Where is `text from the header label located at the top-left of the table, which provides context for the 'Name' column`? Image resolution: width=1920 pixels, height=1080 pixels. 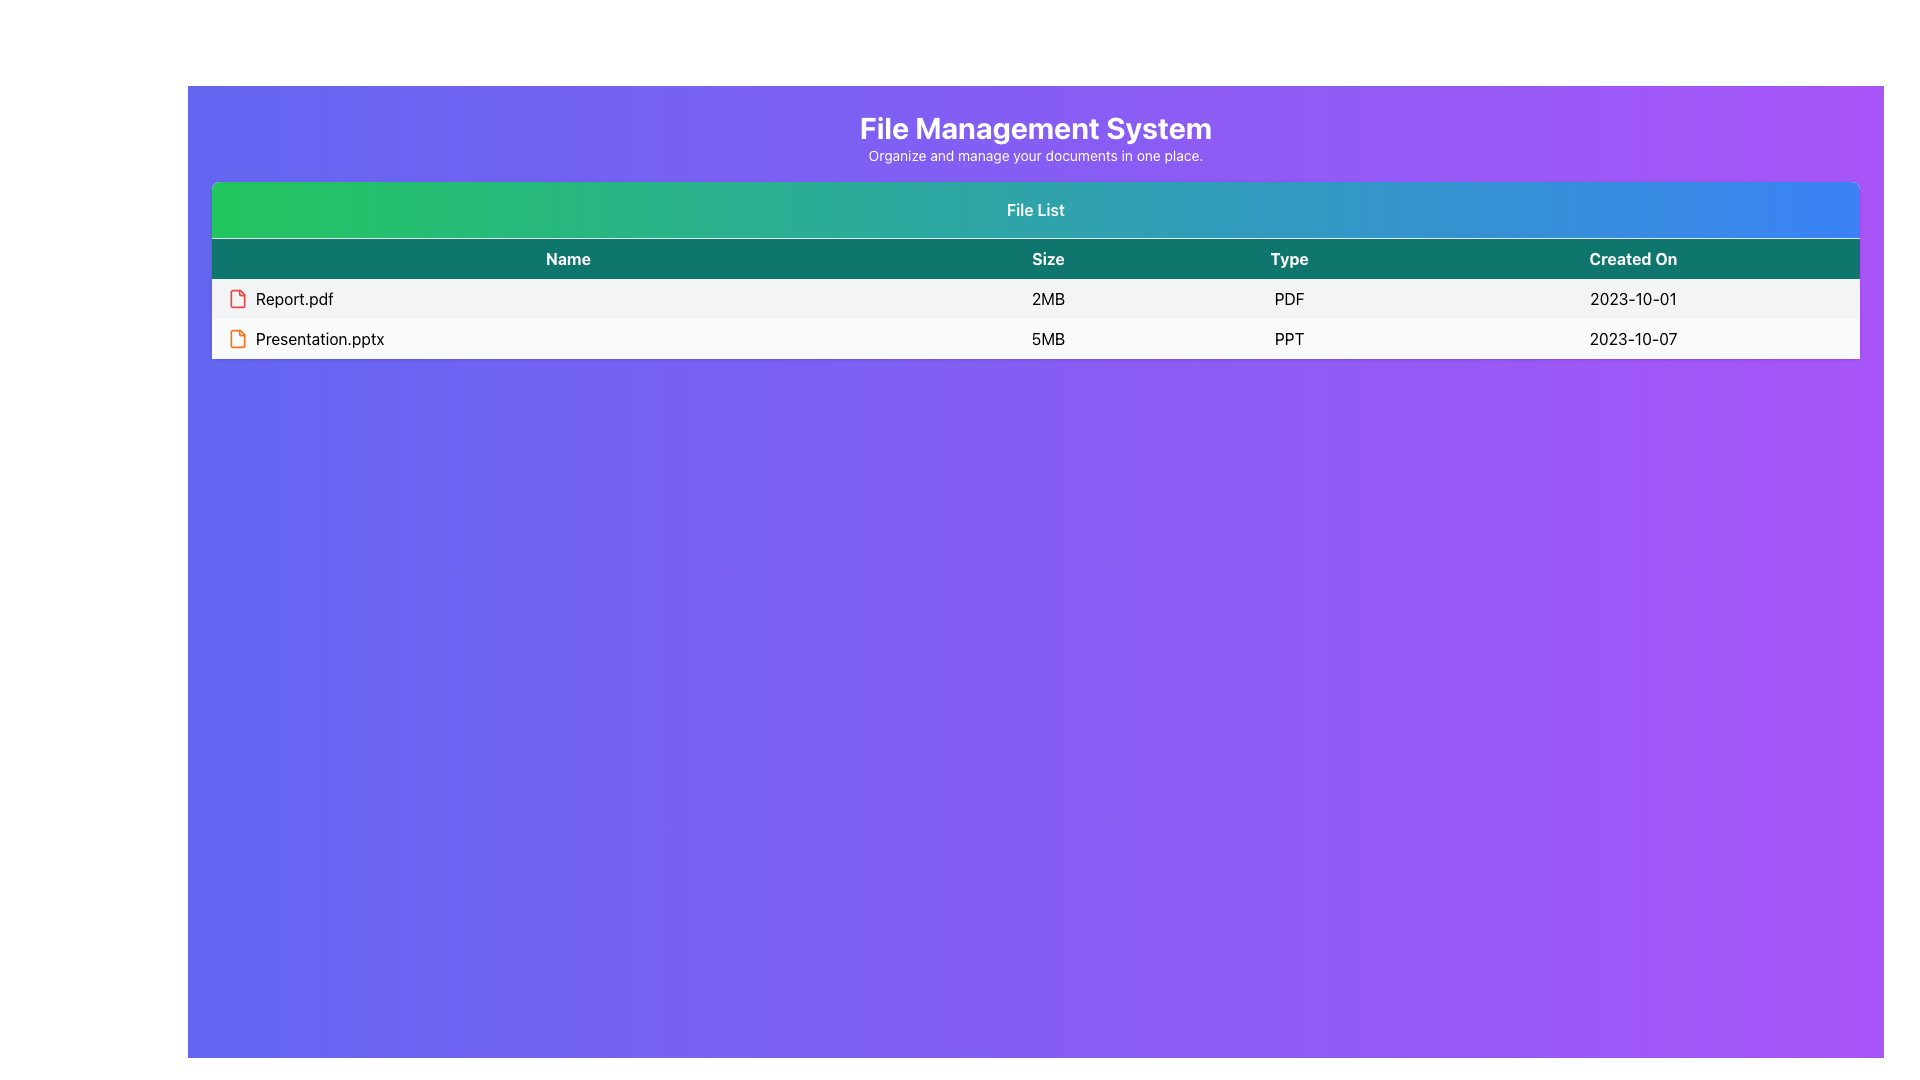
text from the header label located at the top-left of the table, which provides context for the 'Name' column is located at coordinates (567, 257).